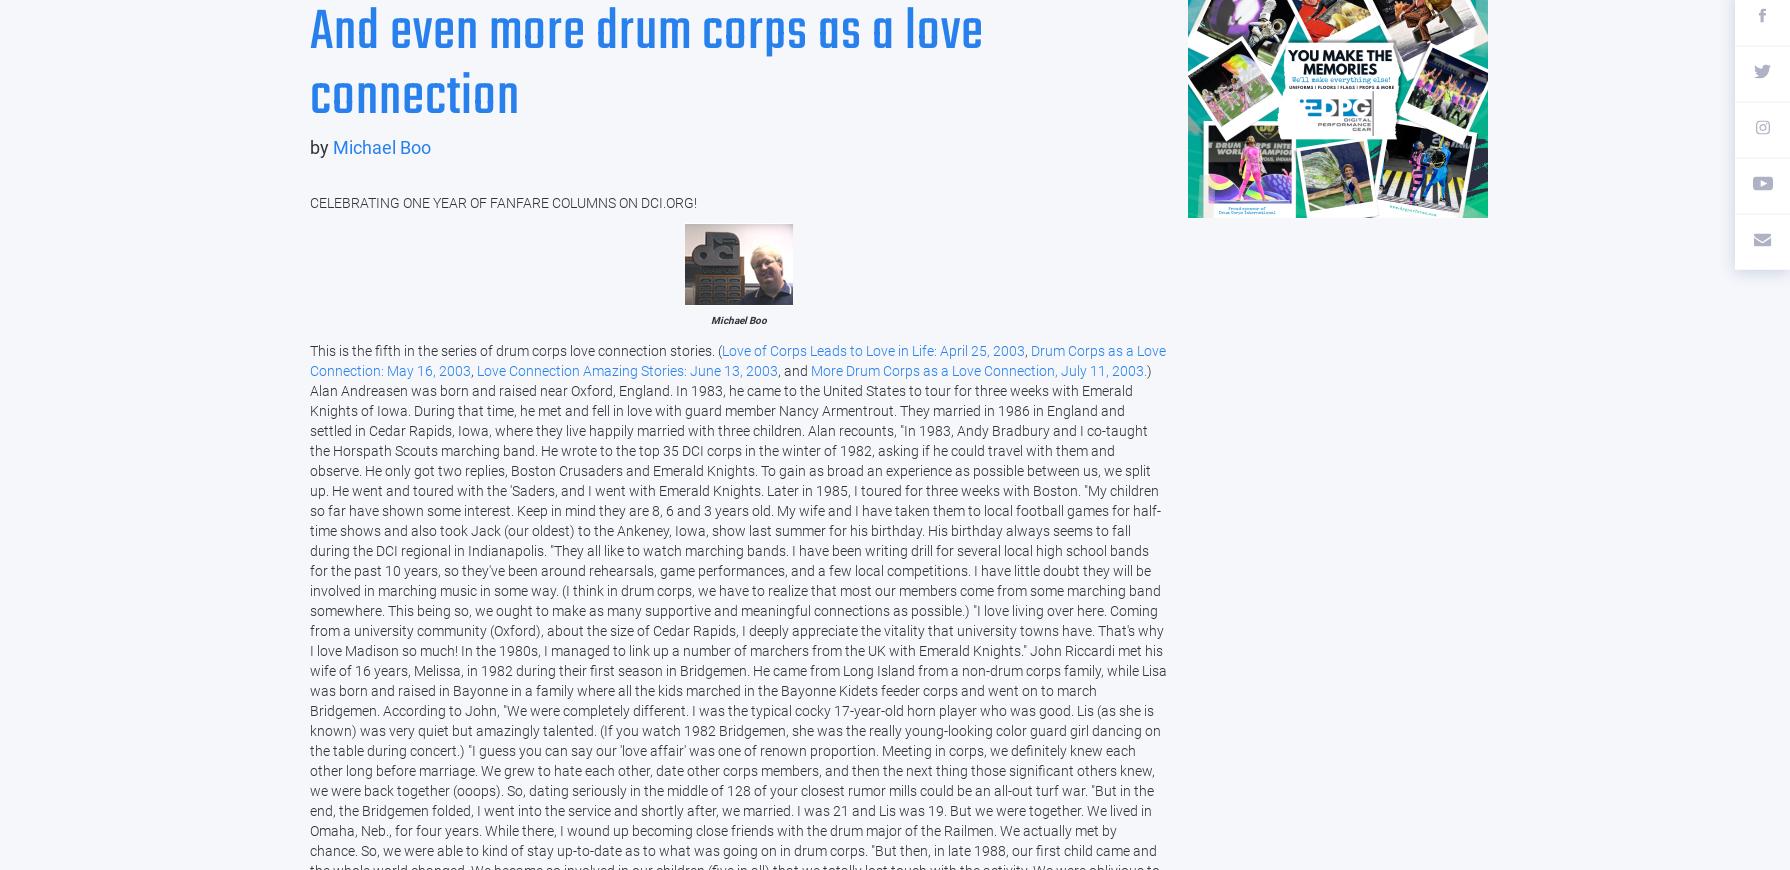 This screenshot has height=870, width=1790. Describe the element at coordinates (978, 370) in the screenshot. I see `'More Drum Corps as a Love Connection, July 11, 2003.'` at that location.